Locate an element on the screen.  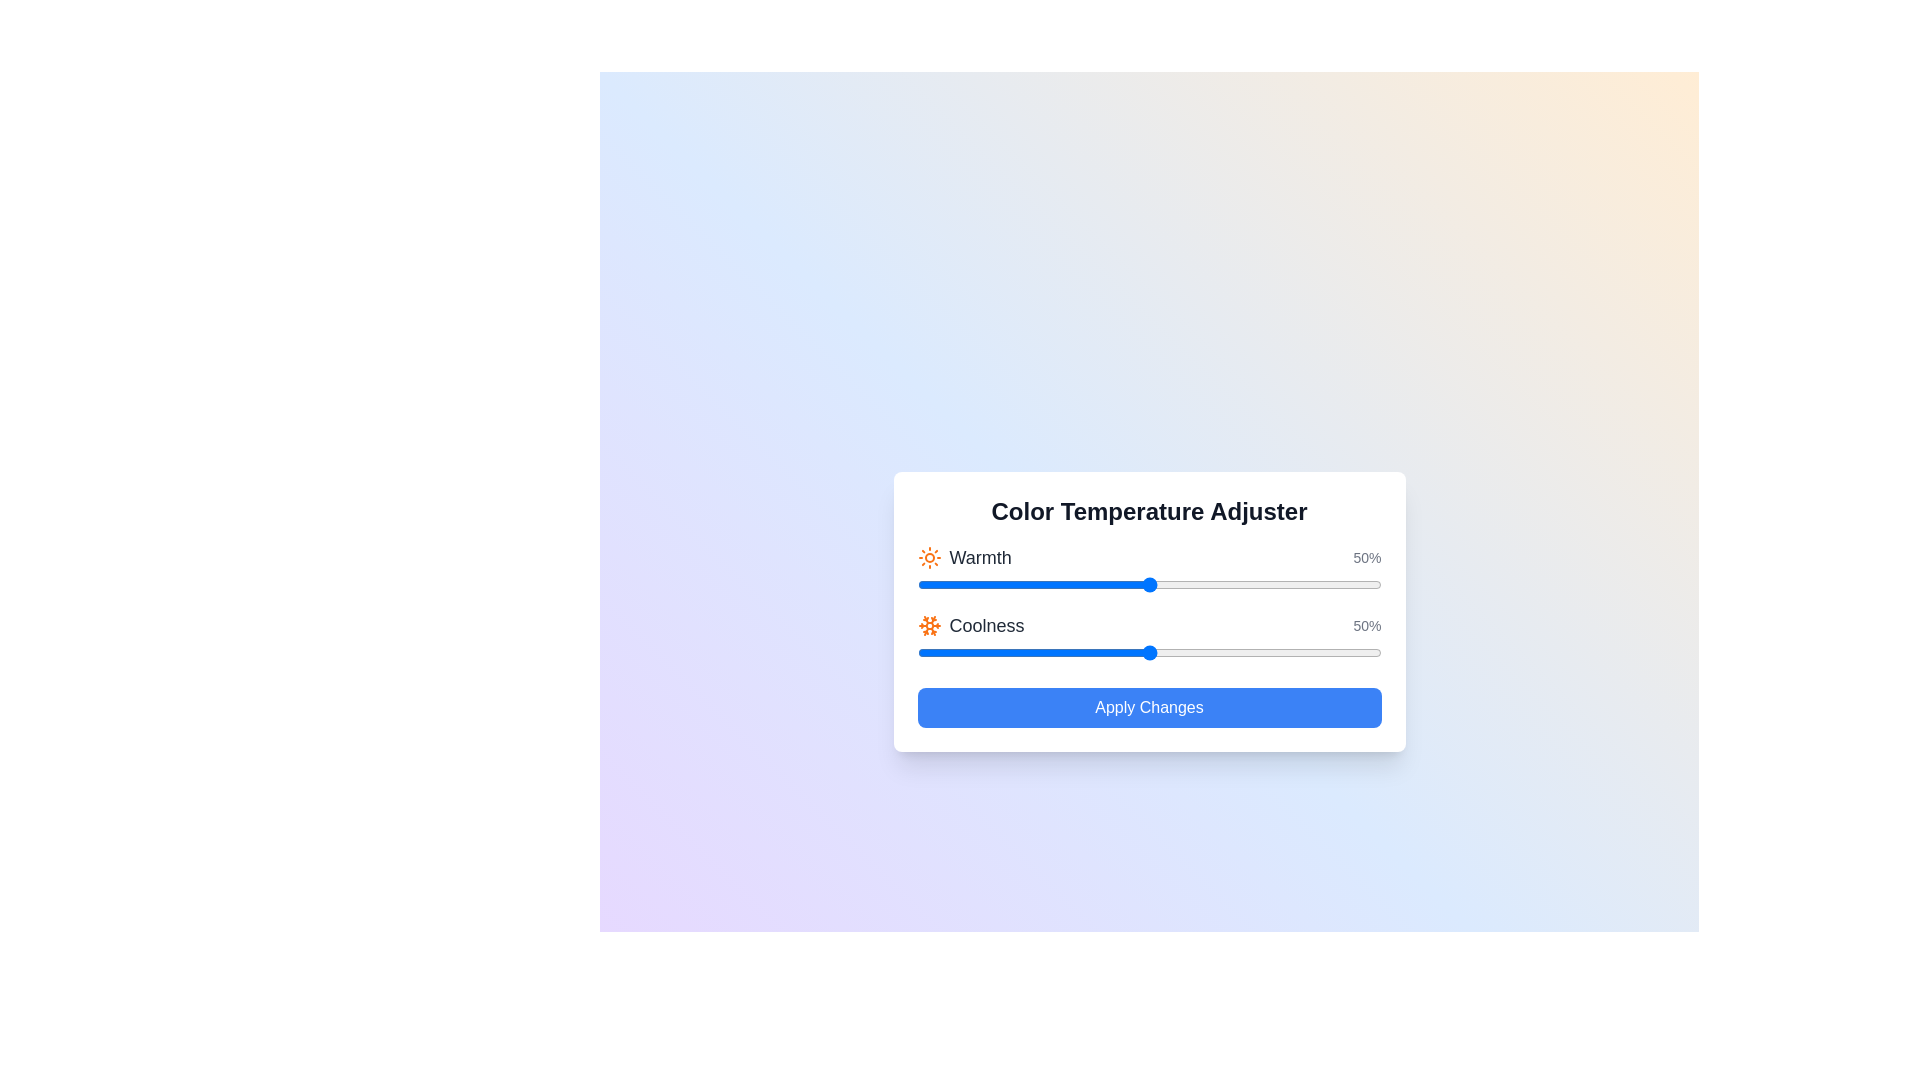
the 'Coolness' slider to 27% is located at coordinates (1041, 652).